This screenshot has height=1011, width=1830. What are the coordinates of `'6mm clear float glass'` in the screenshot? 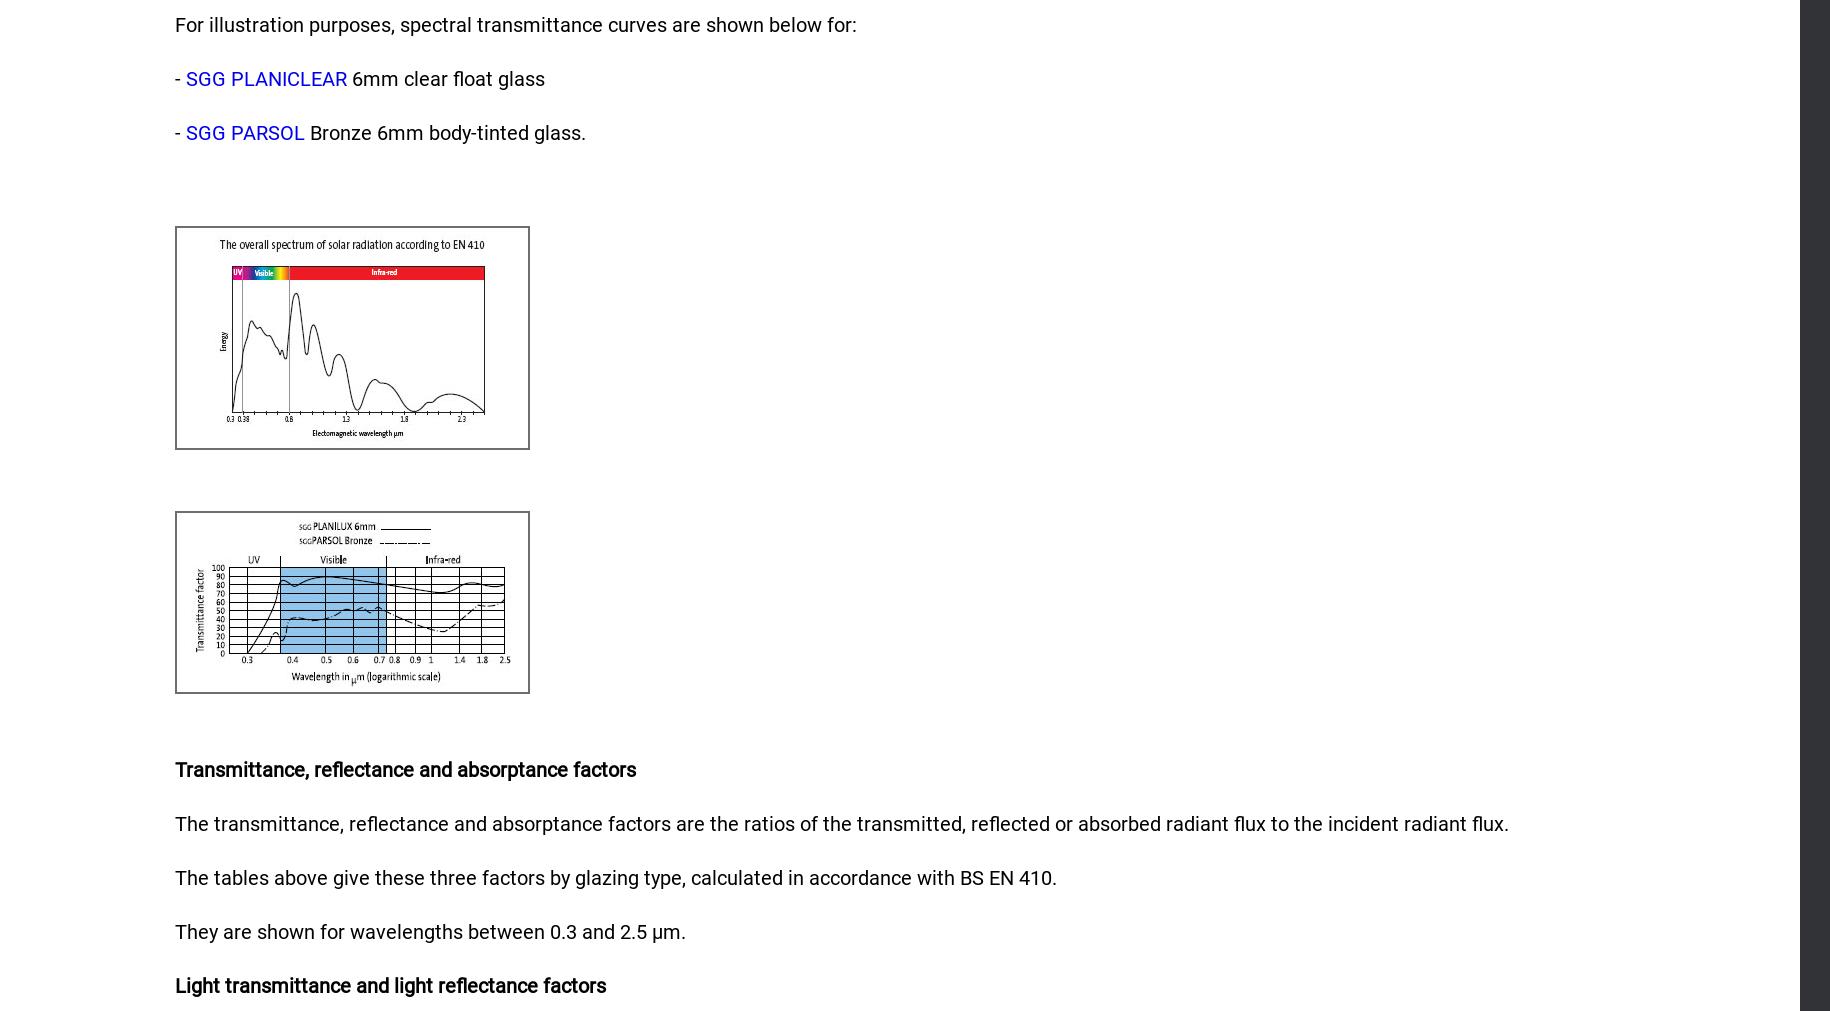 It's located at (444, 77).